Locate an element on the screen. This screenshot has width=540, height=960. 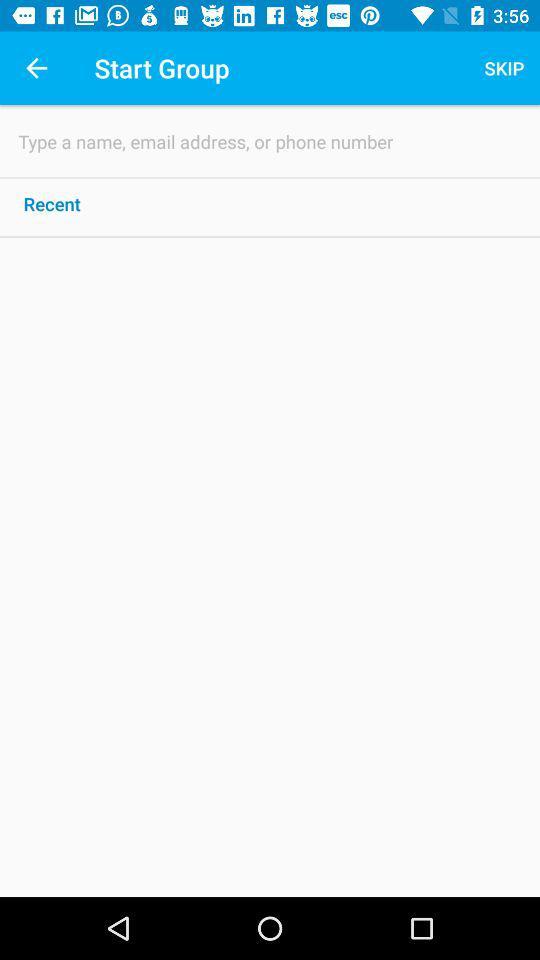
the skip icon is located at coordinates (503, 68).